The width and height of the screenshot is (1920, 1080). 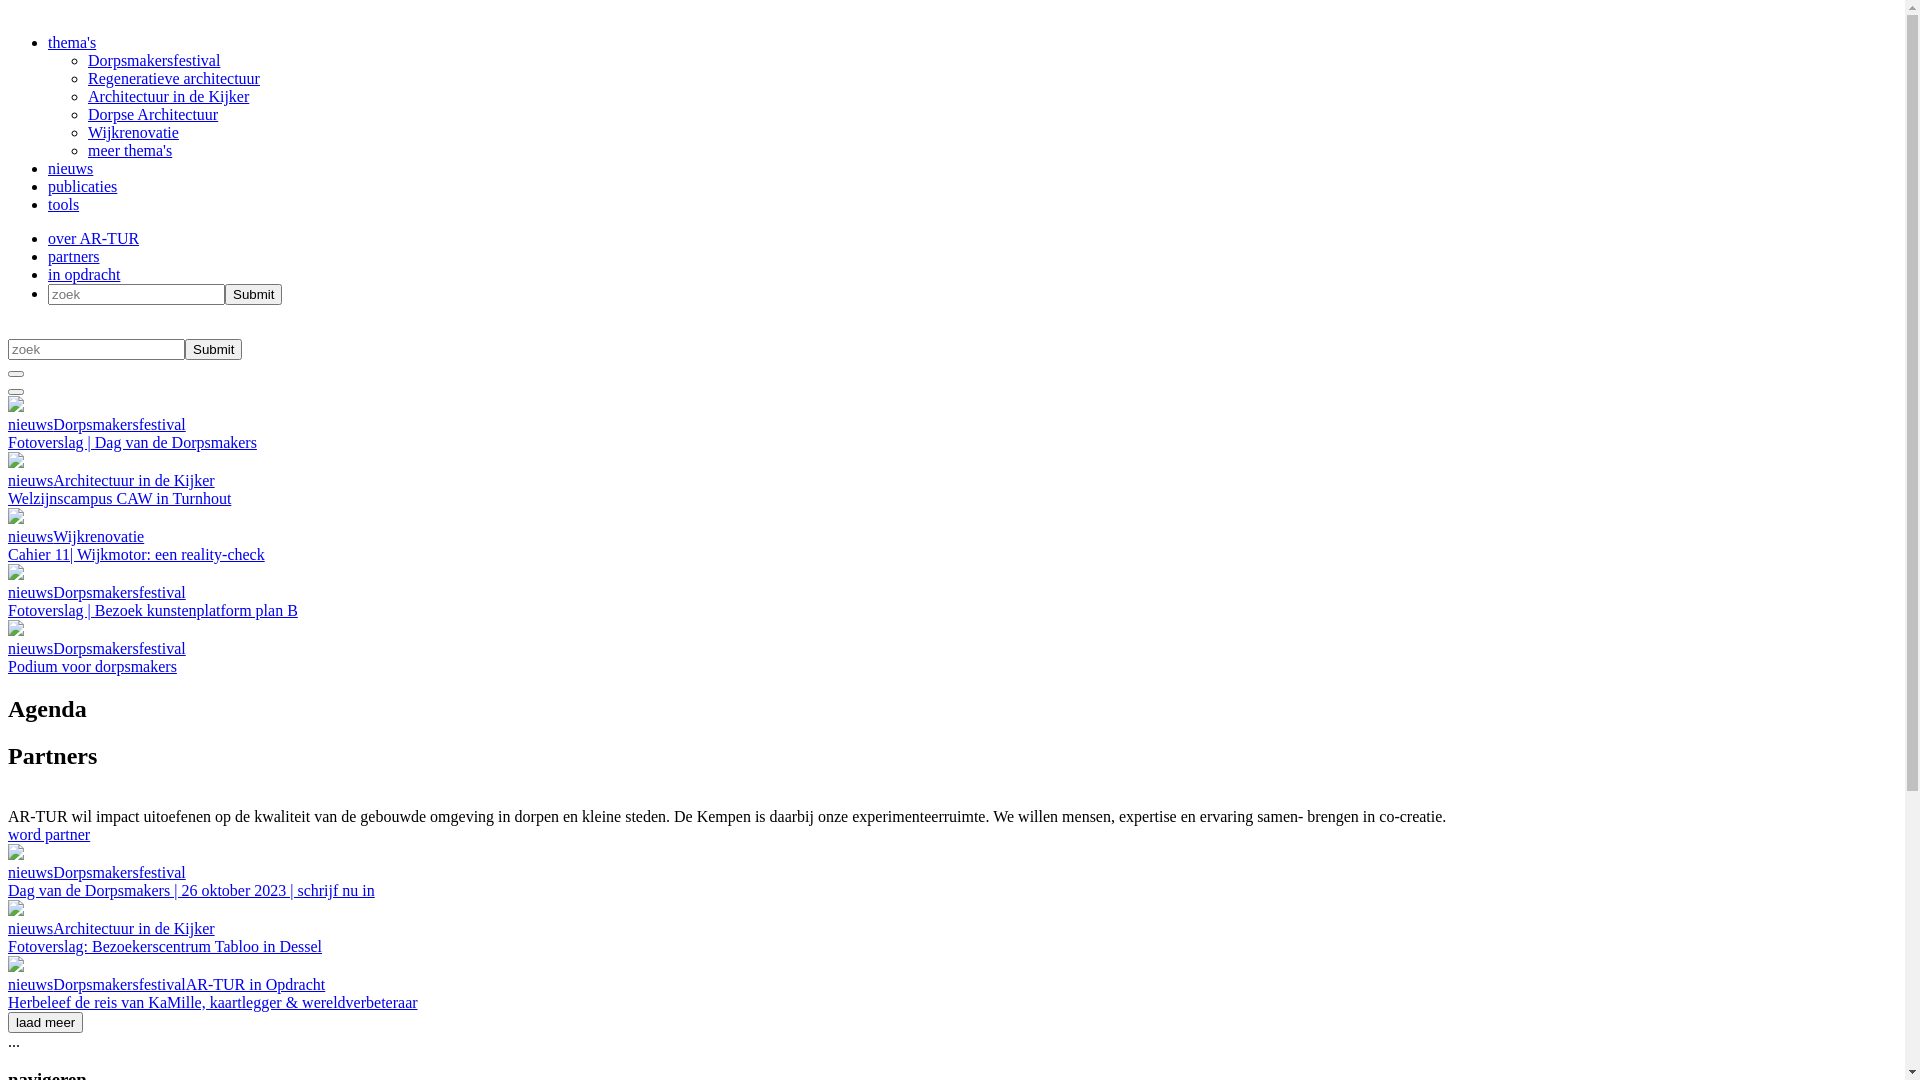 I want to click on 'Dorpse Architectuur', so click(x=86, y=114).